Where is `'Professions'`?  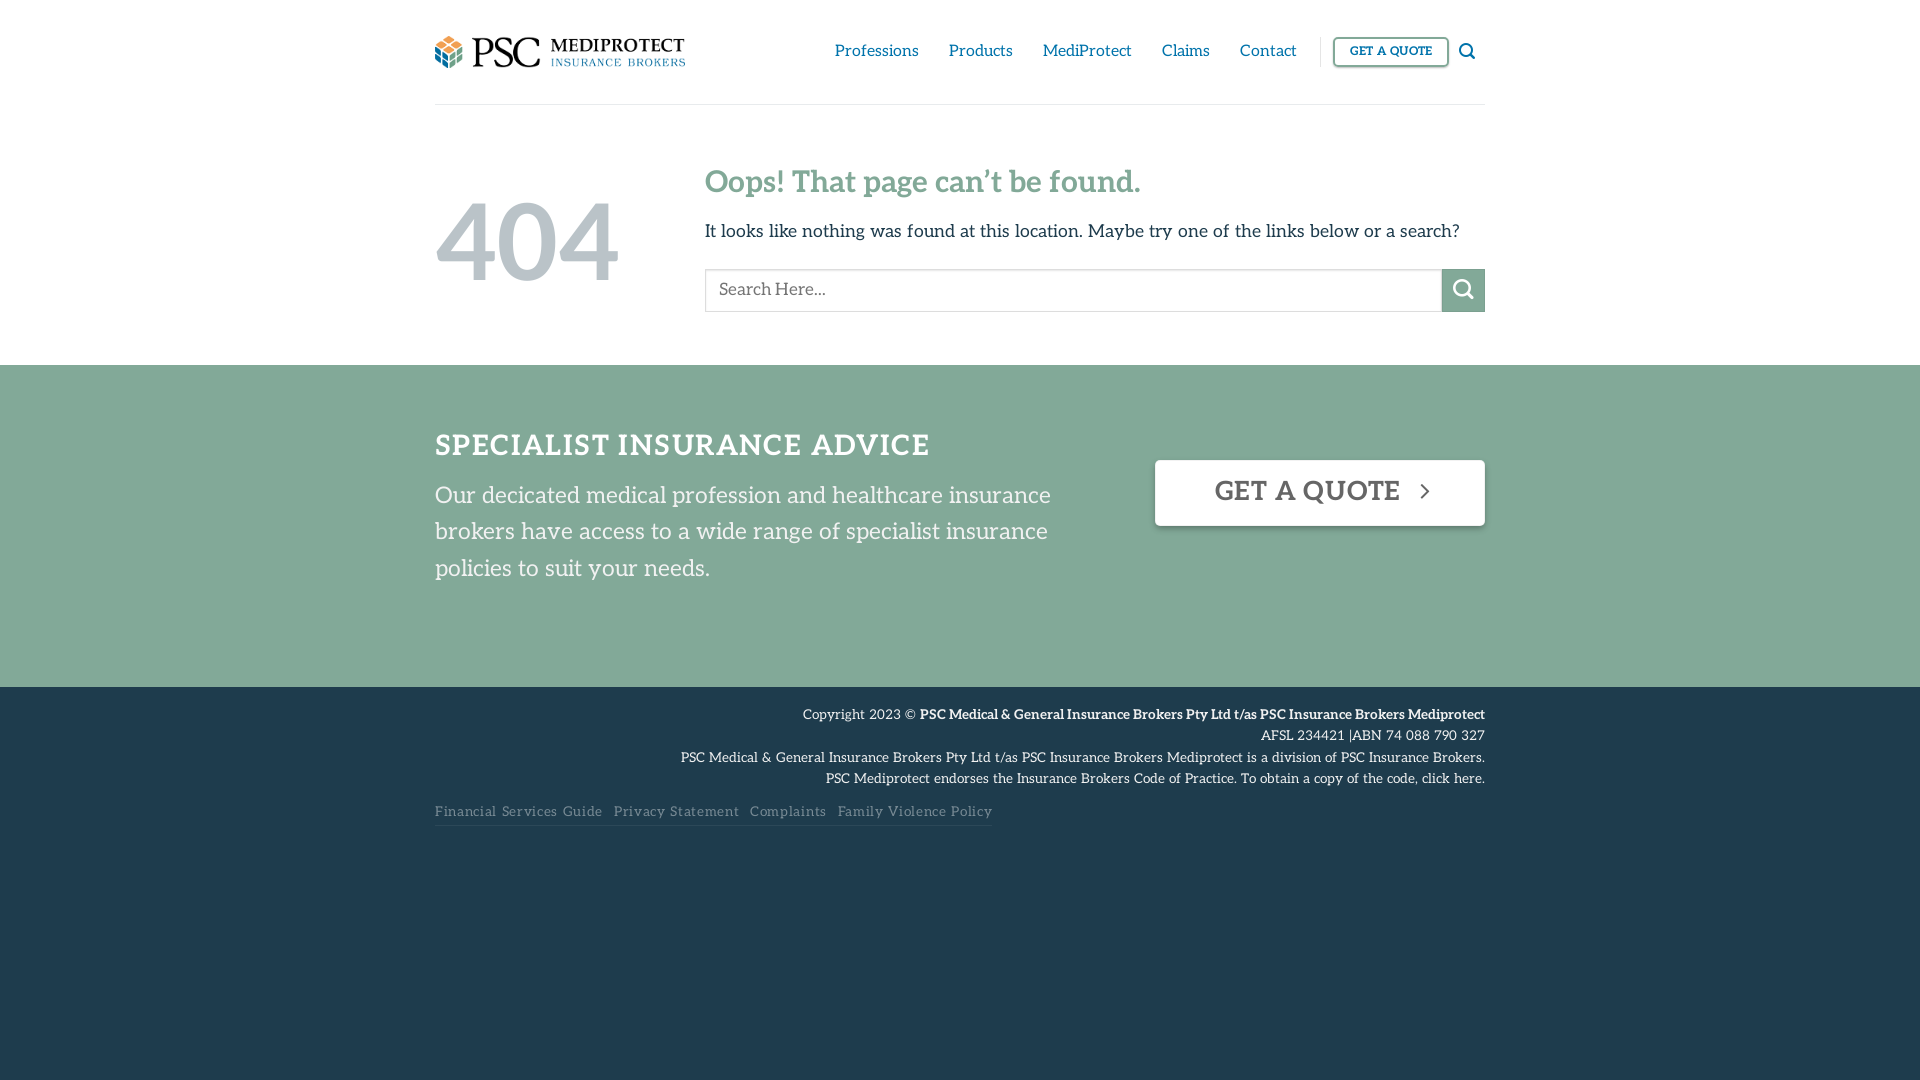
'Professions' is located at coordinates (877, 50).